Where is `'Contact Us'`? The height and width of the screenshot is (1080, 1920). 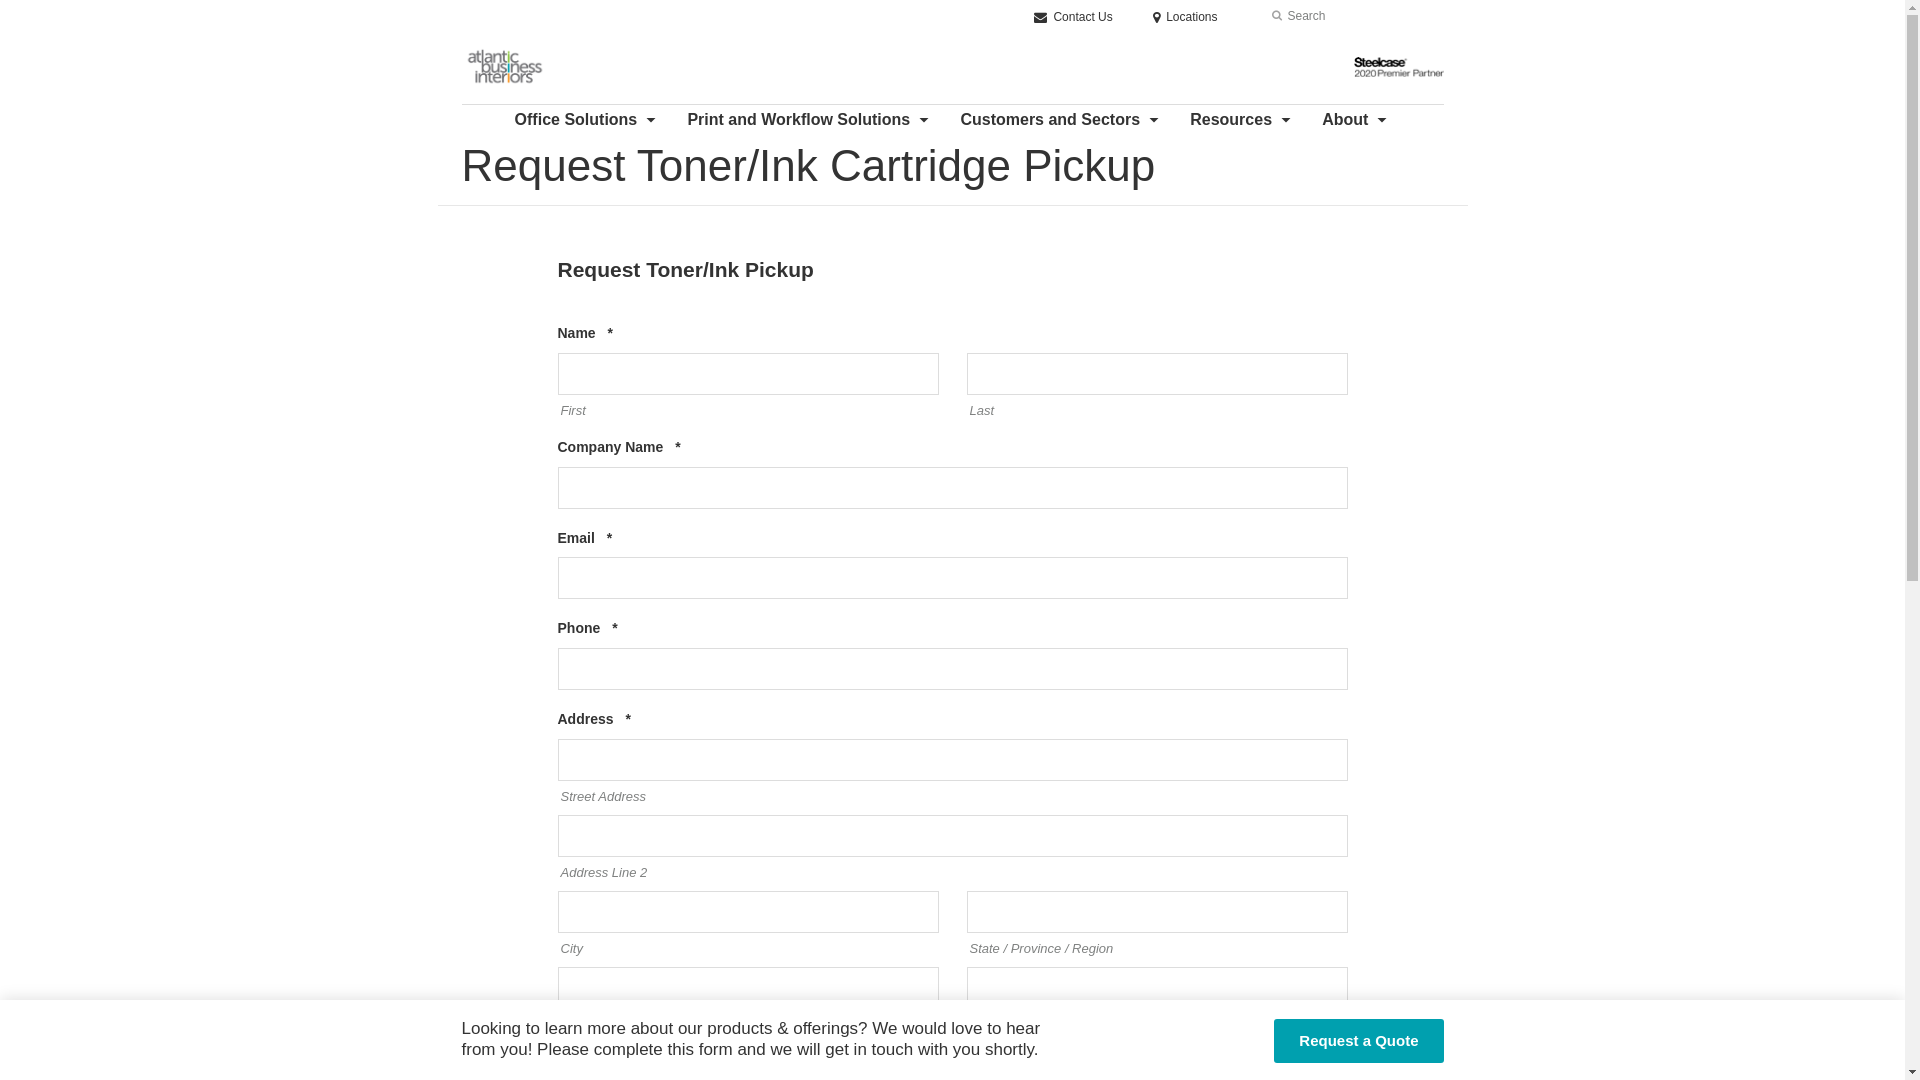
'Contact Us' is located at coordinates (1072, 16).